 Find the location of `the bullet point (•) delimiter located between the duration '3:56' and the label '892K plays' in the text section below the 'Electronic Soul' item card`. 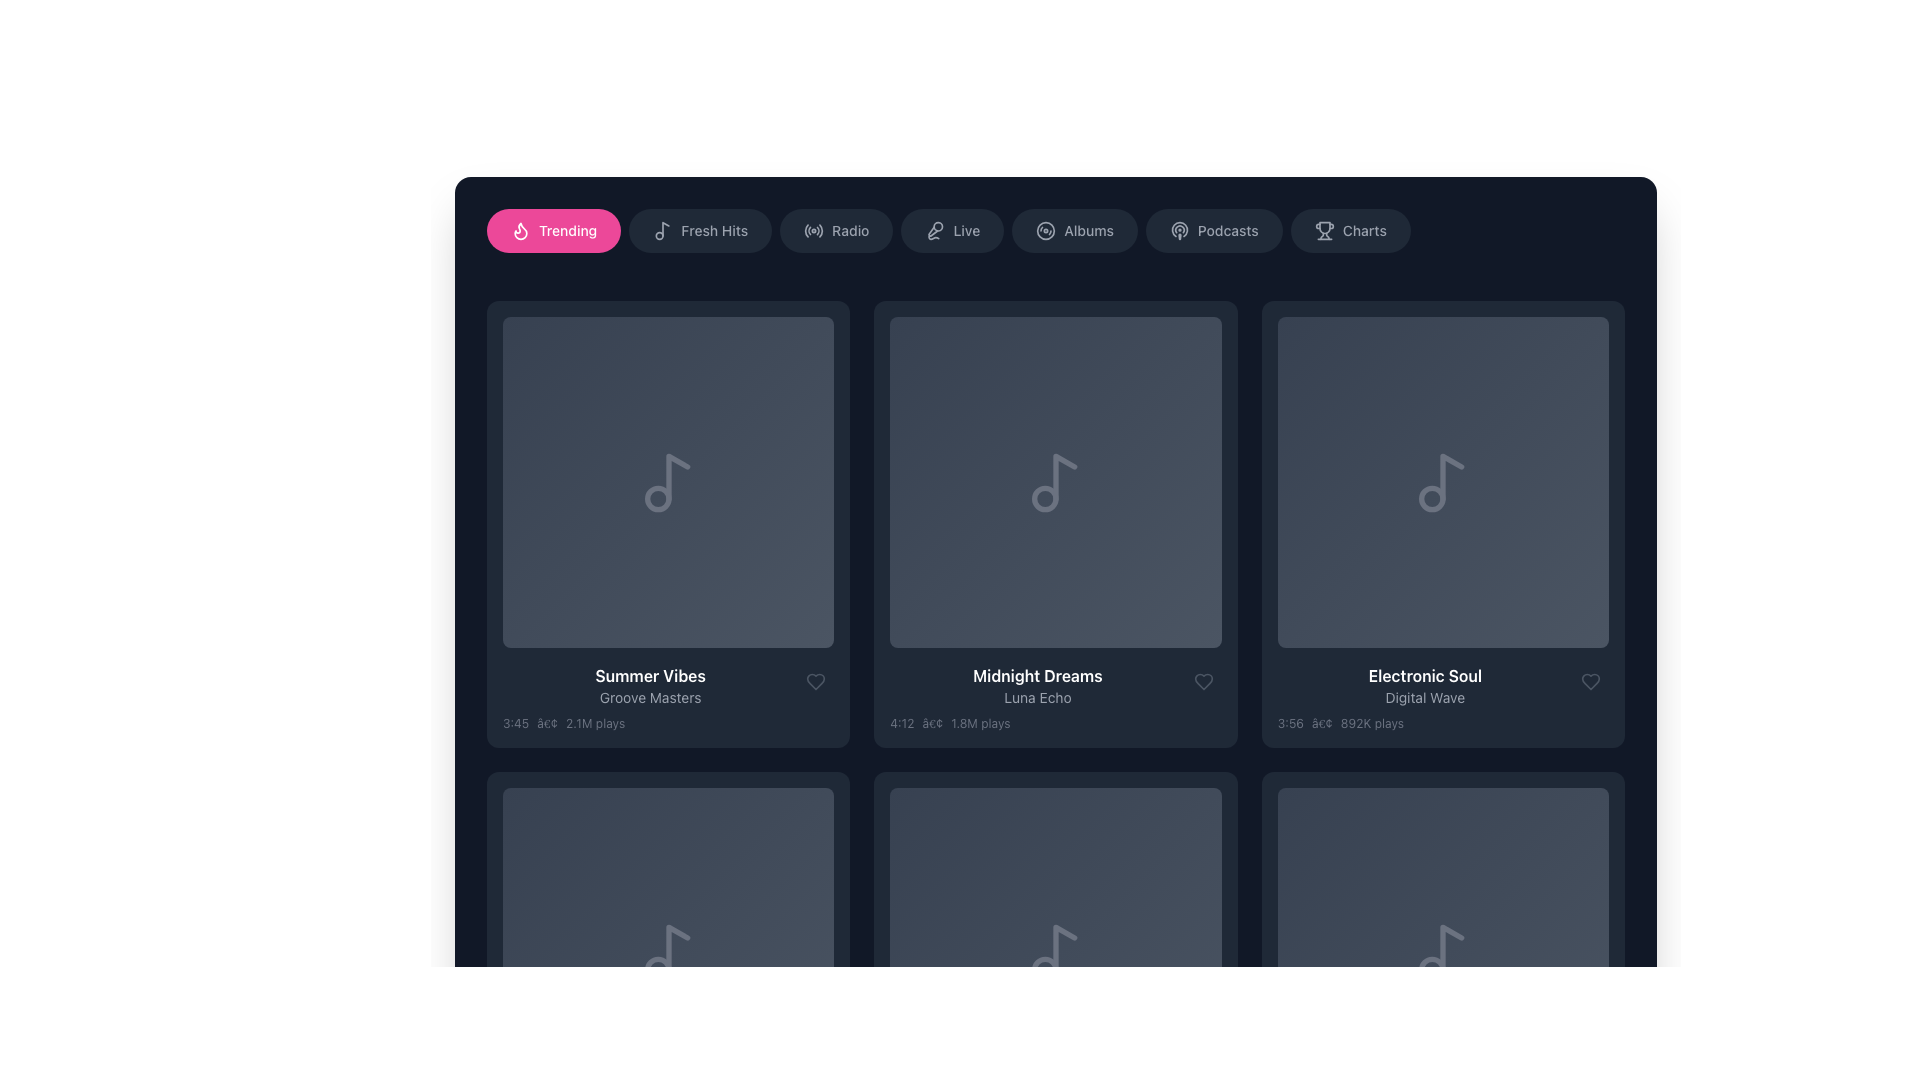

the bullet point (•) delimiter located between the duration '3:56' and the label '892K plays' in the text section below the 'Electronic Soul' item card is located at coordinates (1322, 724).